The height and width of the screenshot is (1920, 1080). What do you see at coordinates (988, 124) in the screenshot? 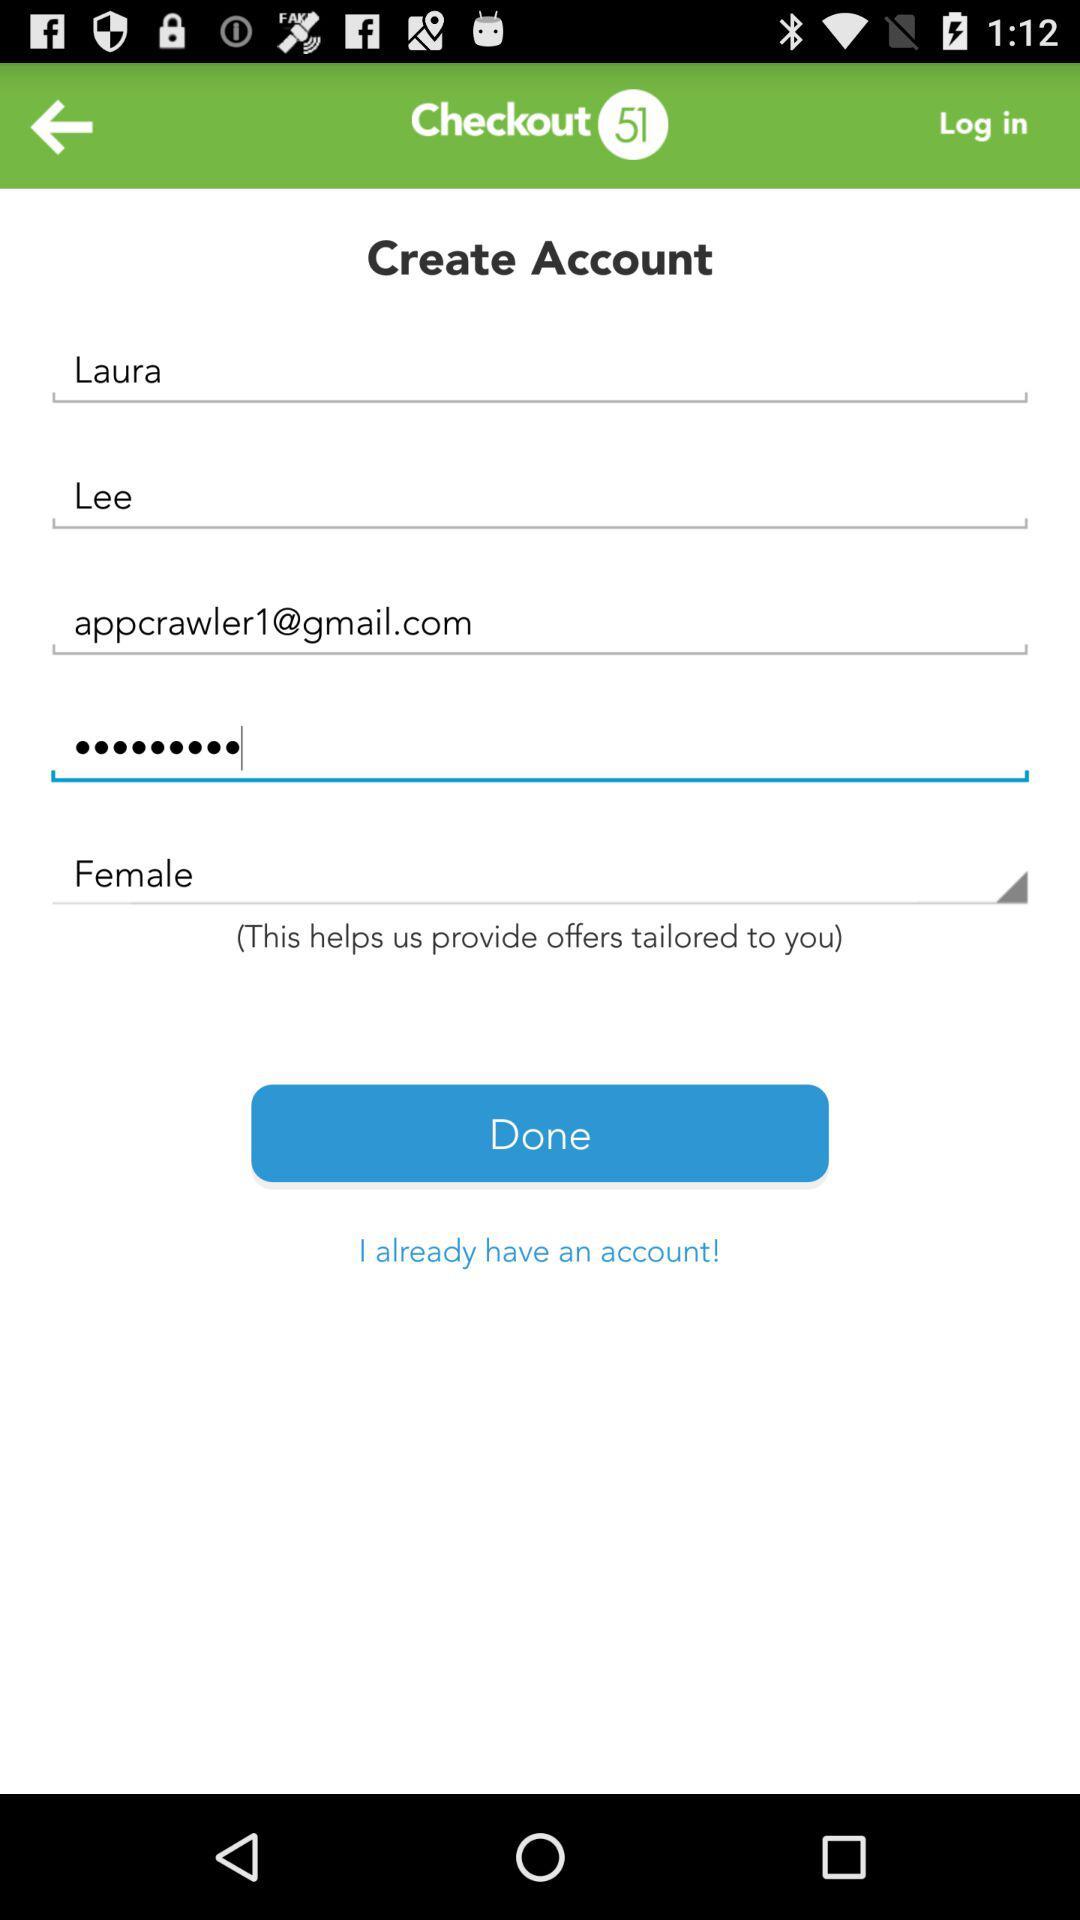
I see `open log in page` at bounding box center [988, 124].